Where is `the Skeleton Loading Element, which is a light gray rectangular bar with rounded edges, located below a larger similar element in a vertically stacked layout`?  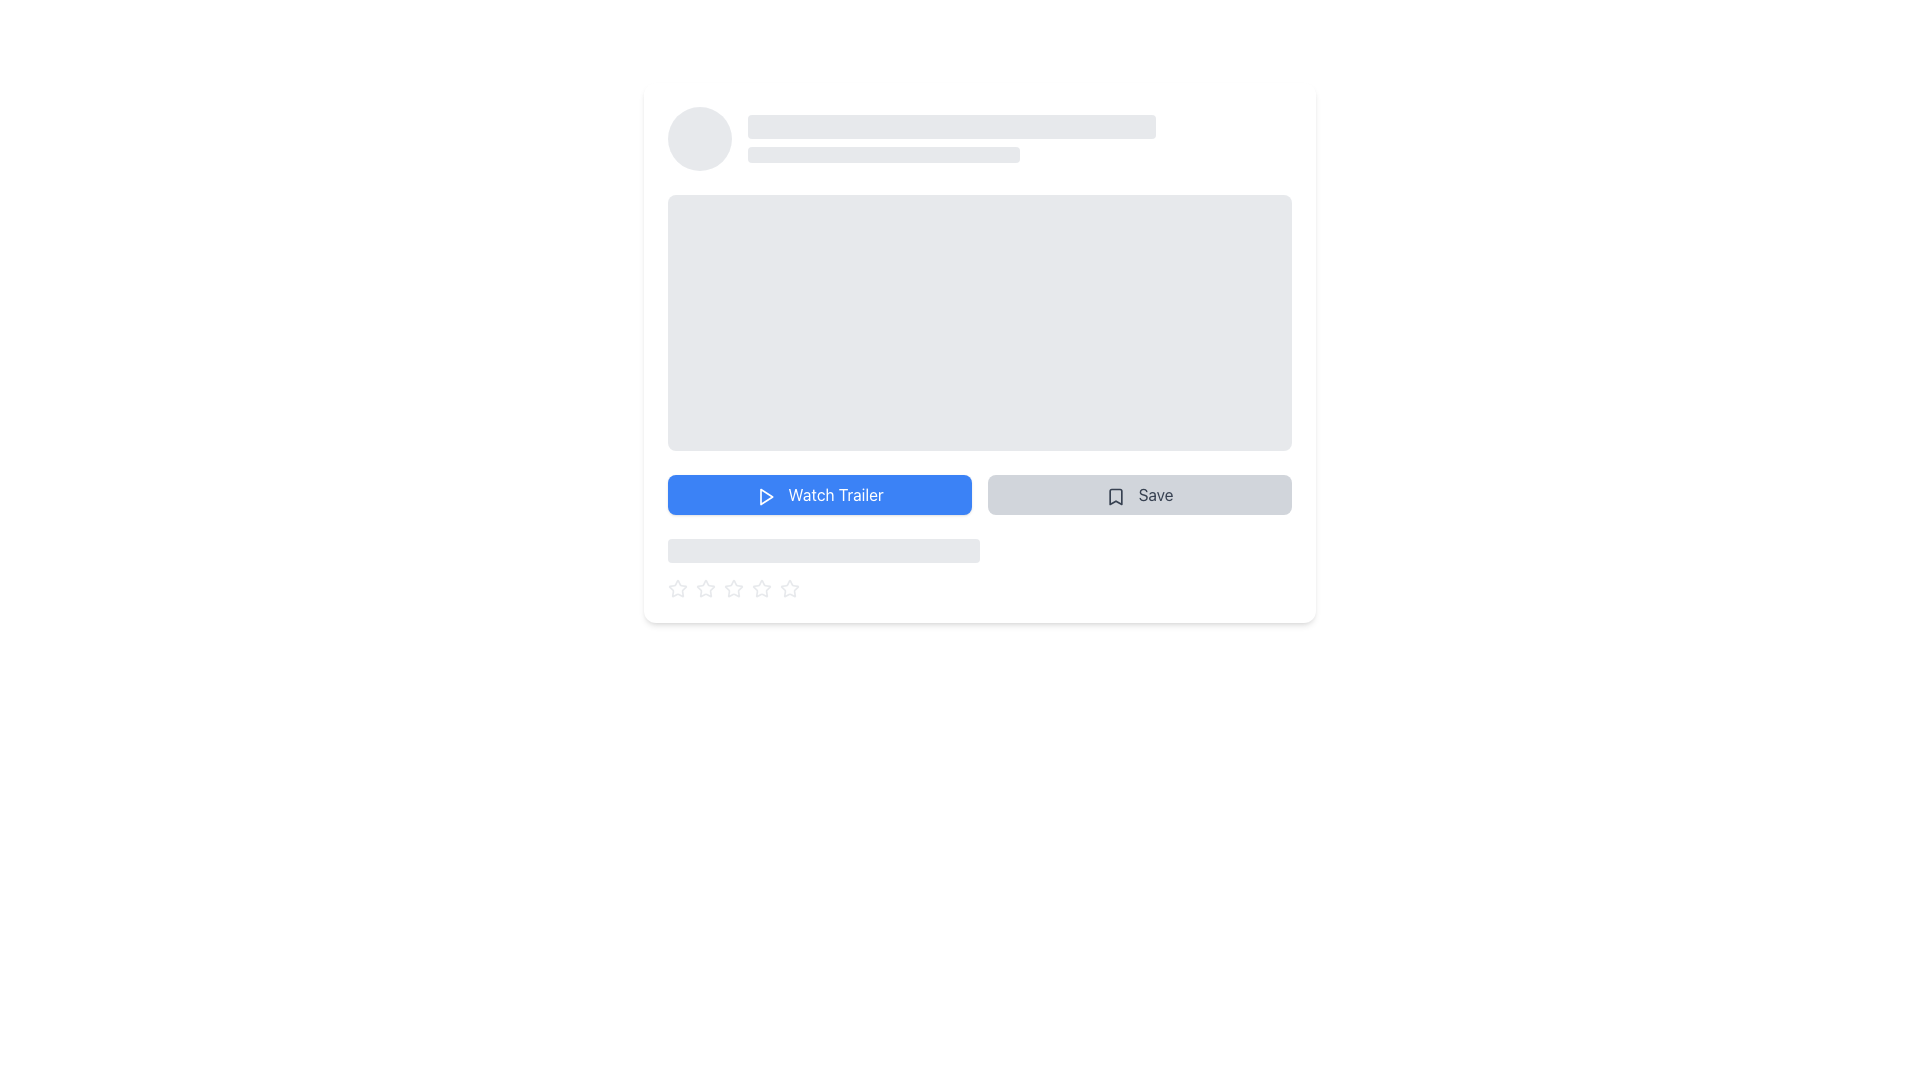 the Skeleton Loading Element, which is a light gray rectangular bar with rounded edges, located below a larger similar element in a vertically stacked layout is located at coordinates (882, 153).